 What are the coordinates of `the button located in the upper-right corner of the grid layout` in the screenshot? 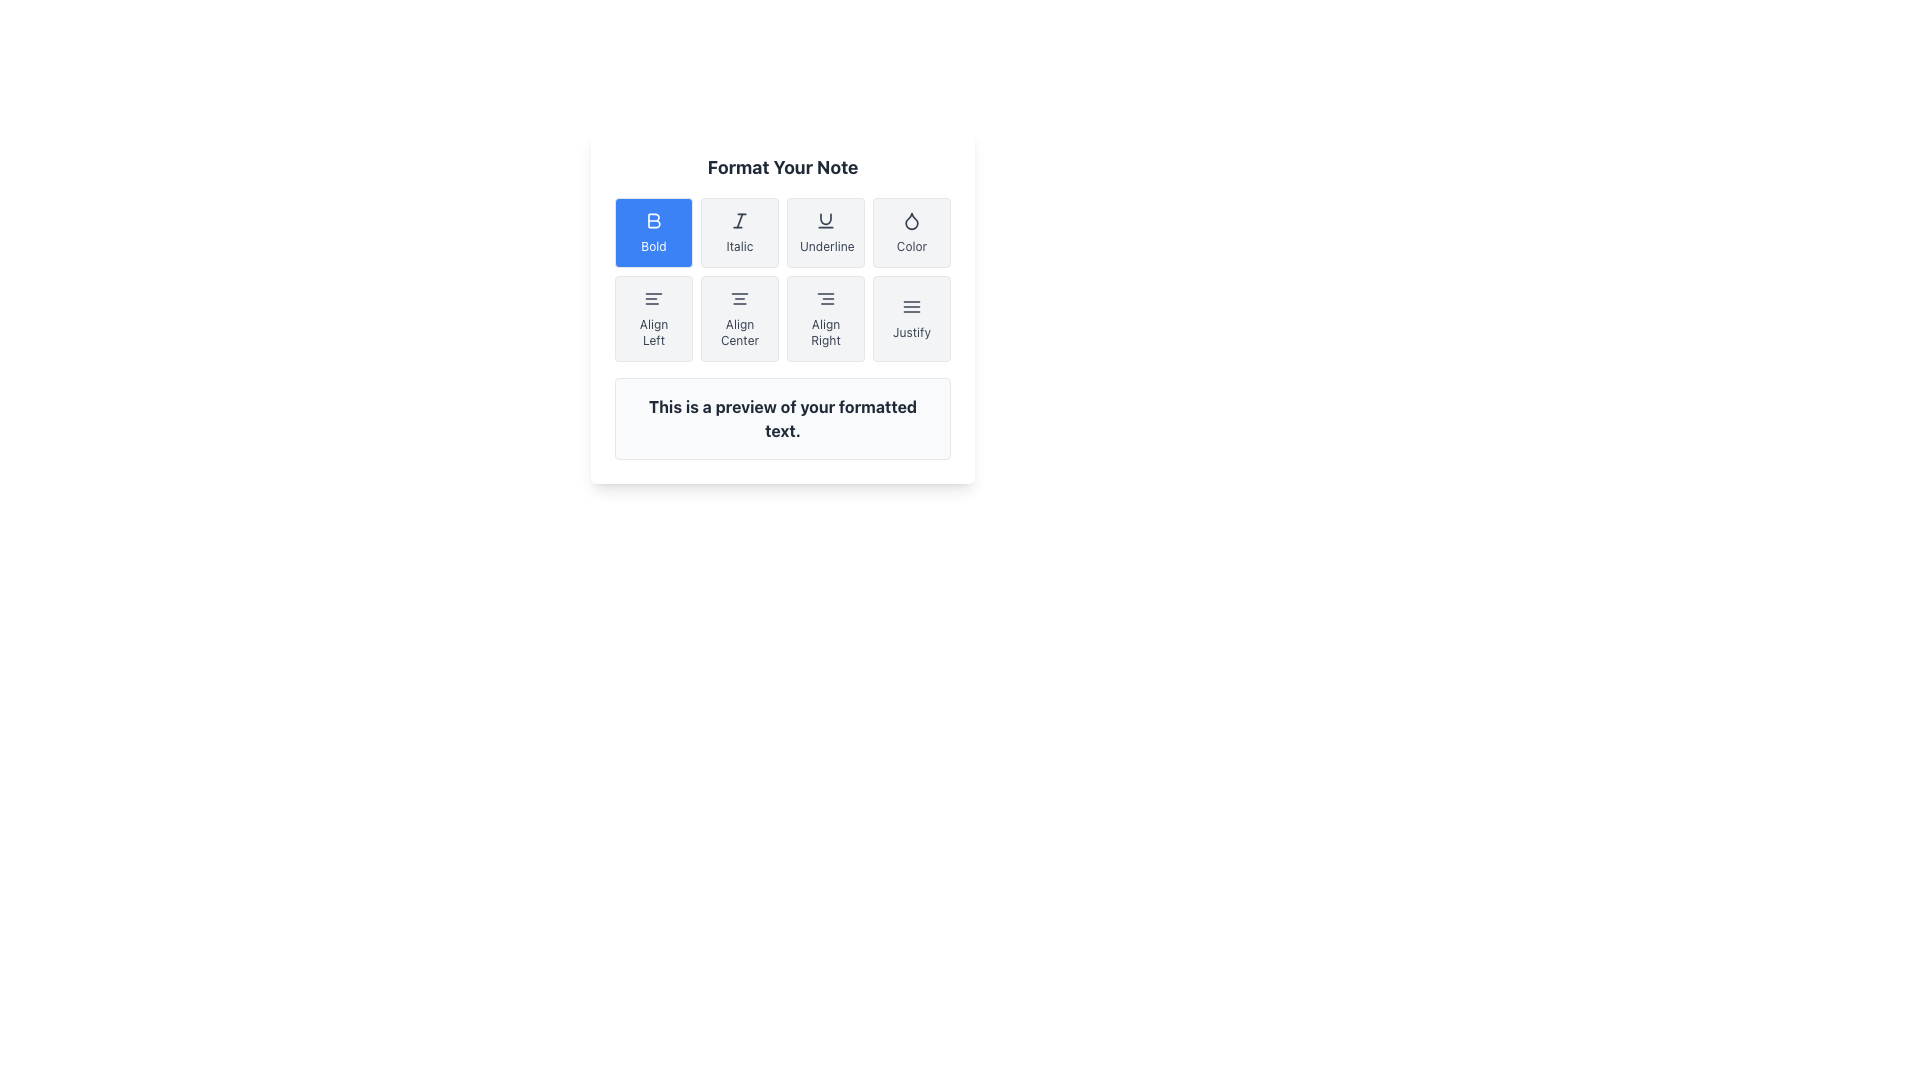 It's located at (911, 231).